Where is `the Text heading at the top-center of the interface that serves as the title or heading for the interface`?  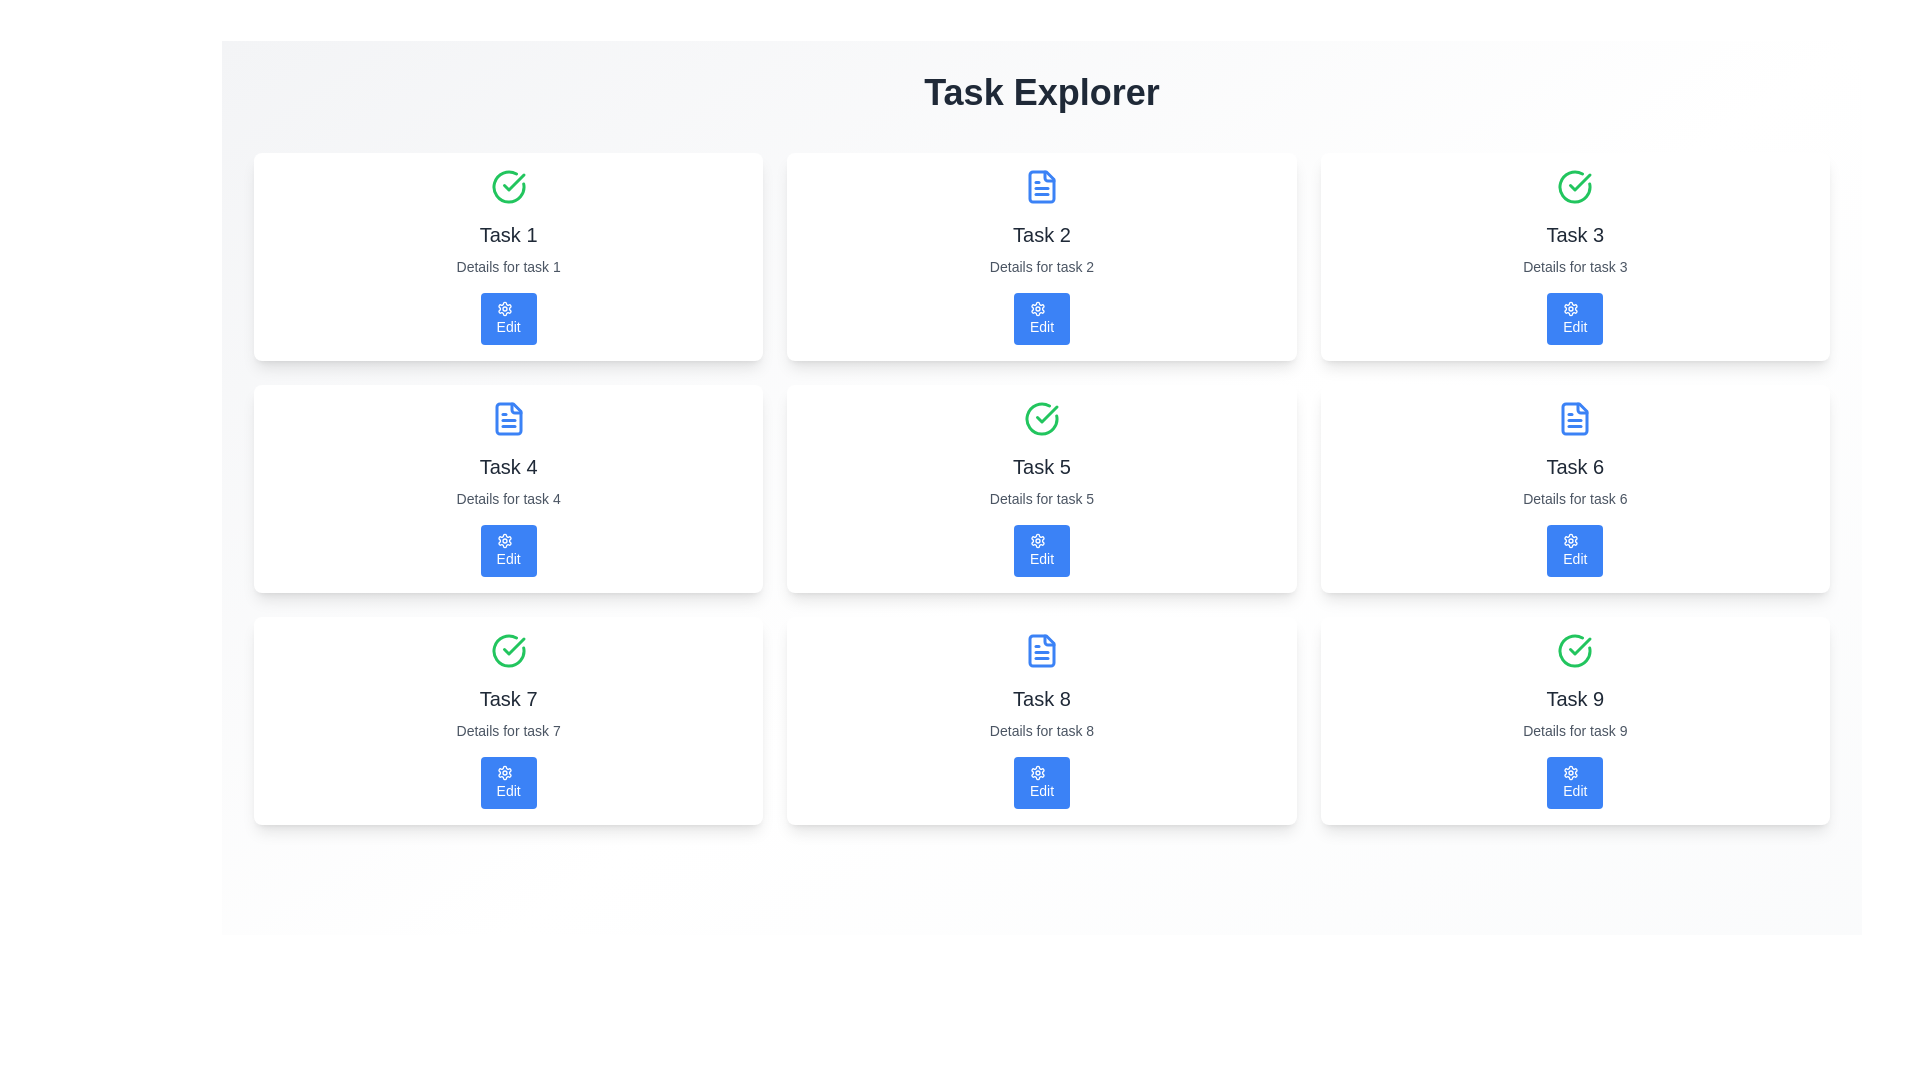
the Text heading at the top-center of the interface that serves as the title or heading for the interface is located at coordinates (1040, 92).